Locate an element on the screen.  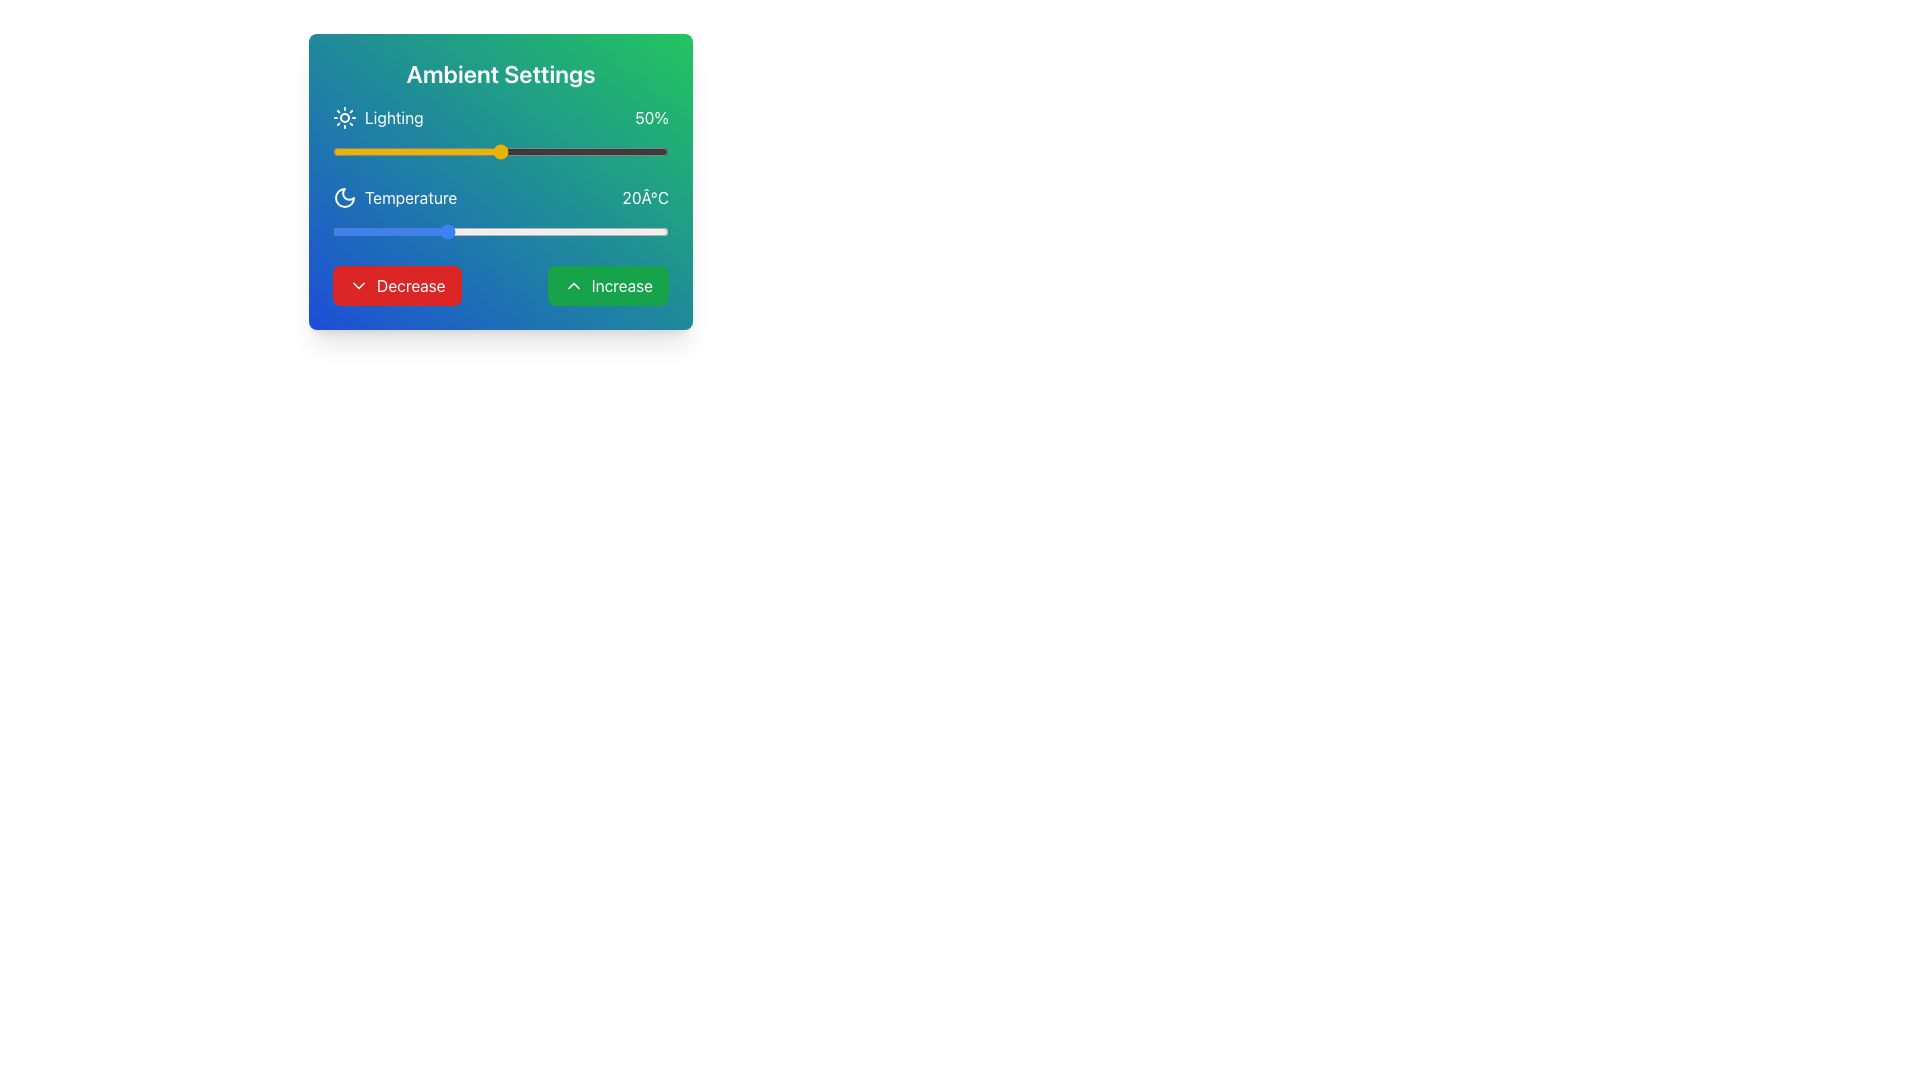
the temperature is located at coordinates (332, 230).